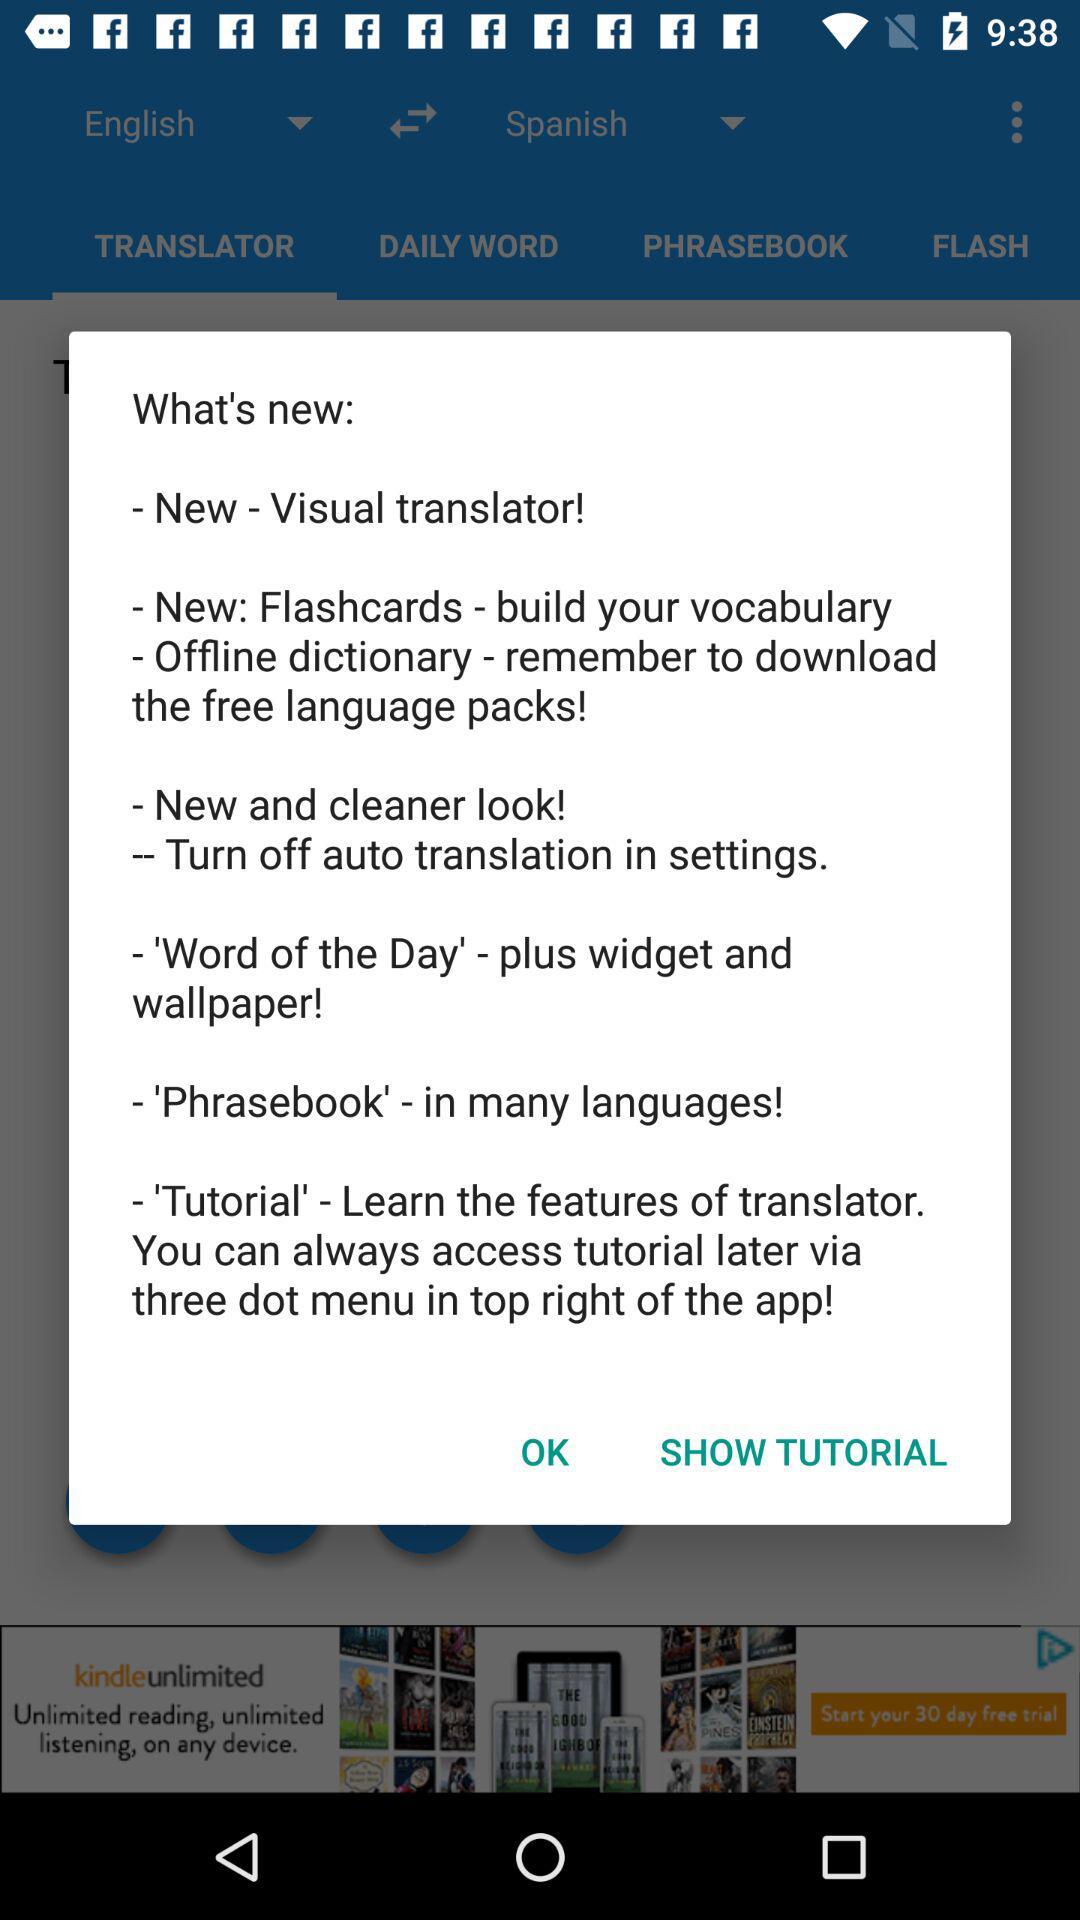  Describe the element at coordinates (802, 1451) in the screenshot. I see `icon next to the ok` at that location.